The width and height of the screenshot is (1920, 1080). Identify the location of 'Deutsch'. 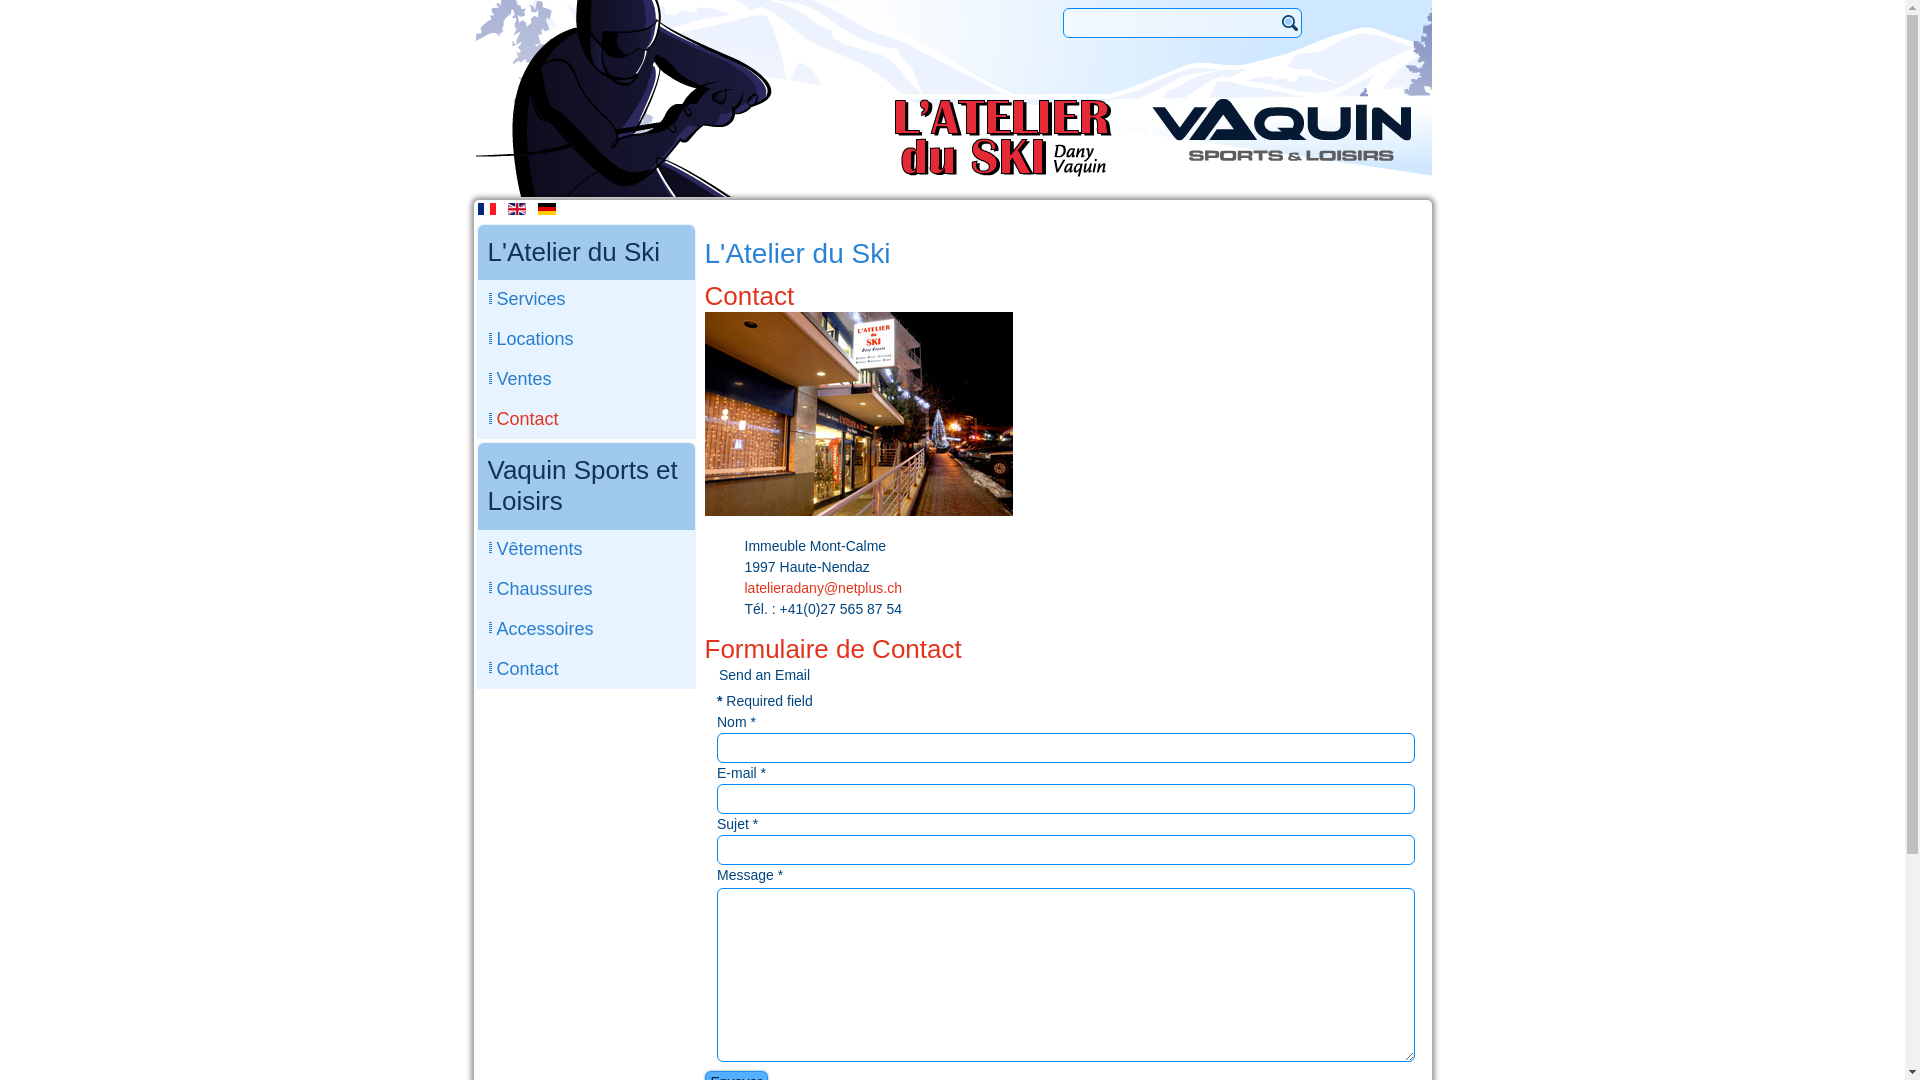
(547, 208).